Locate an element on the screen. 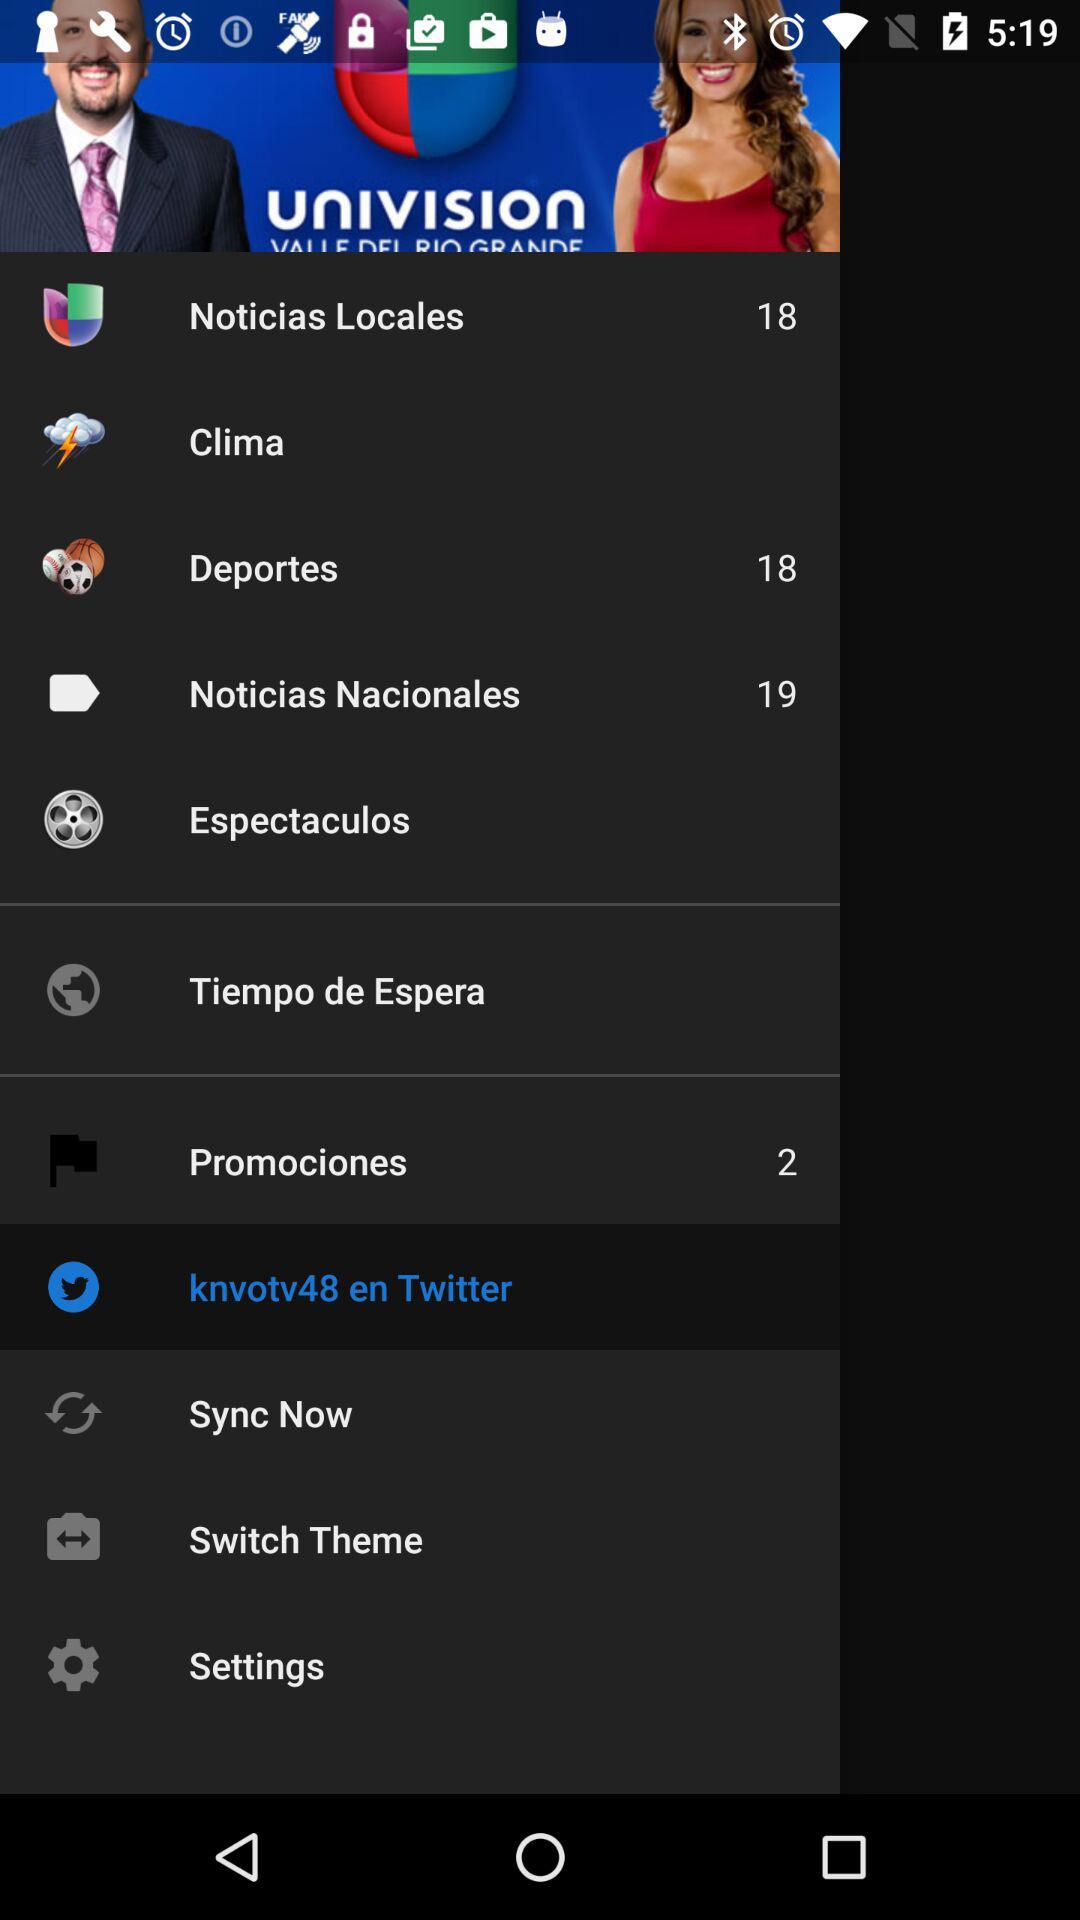  the icon which is left to the promociones is located at coordinates (72, 1161).